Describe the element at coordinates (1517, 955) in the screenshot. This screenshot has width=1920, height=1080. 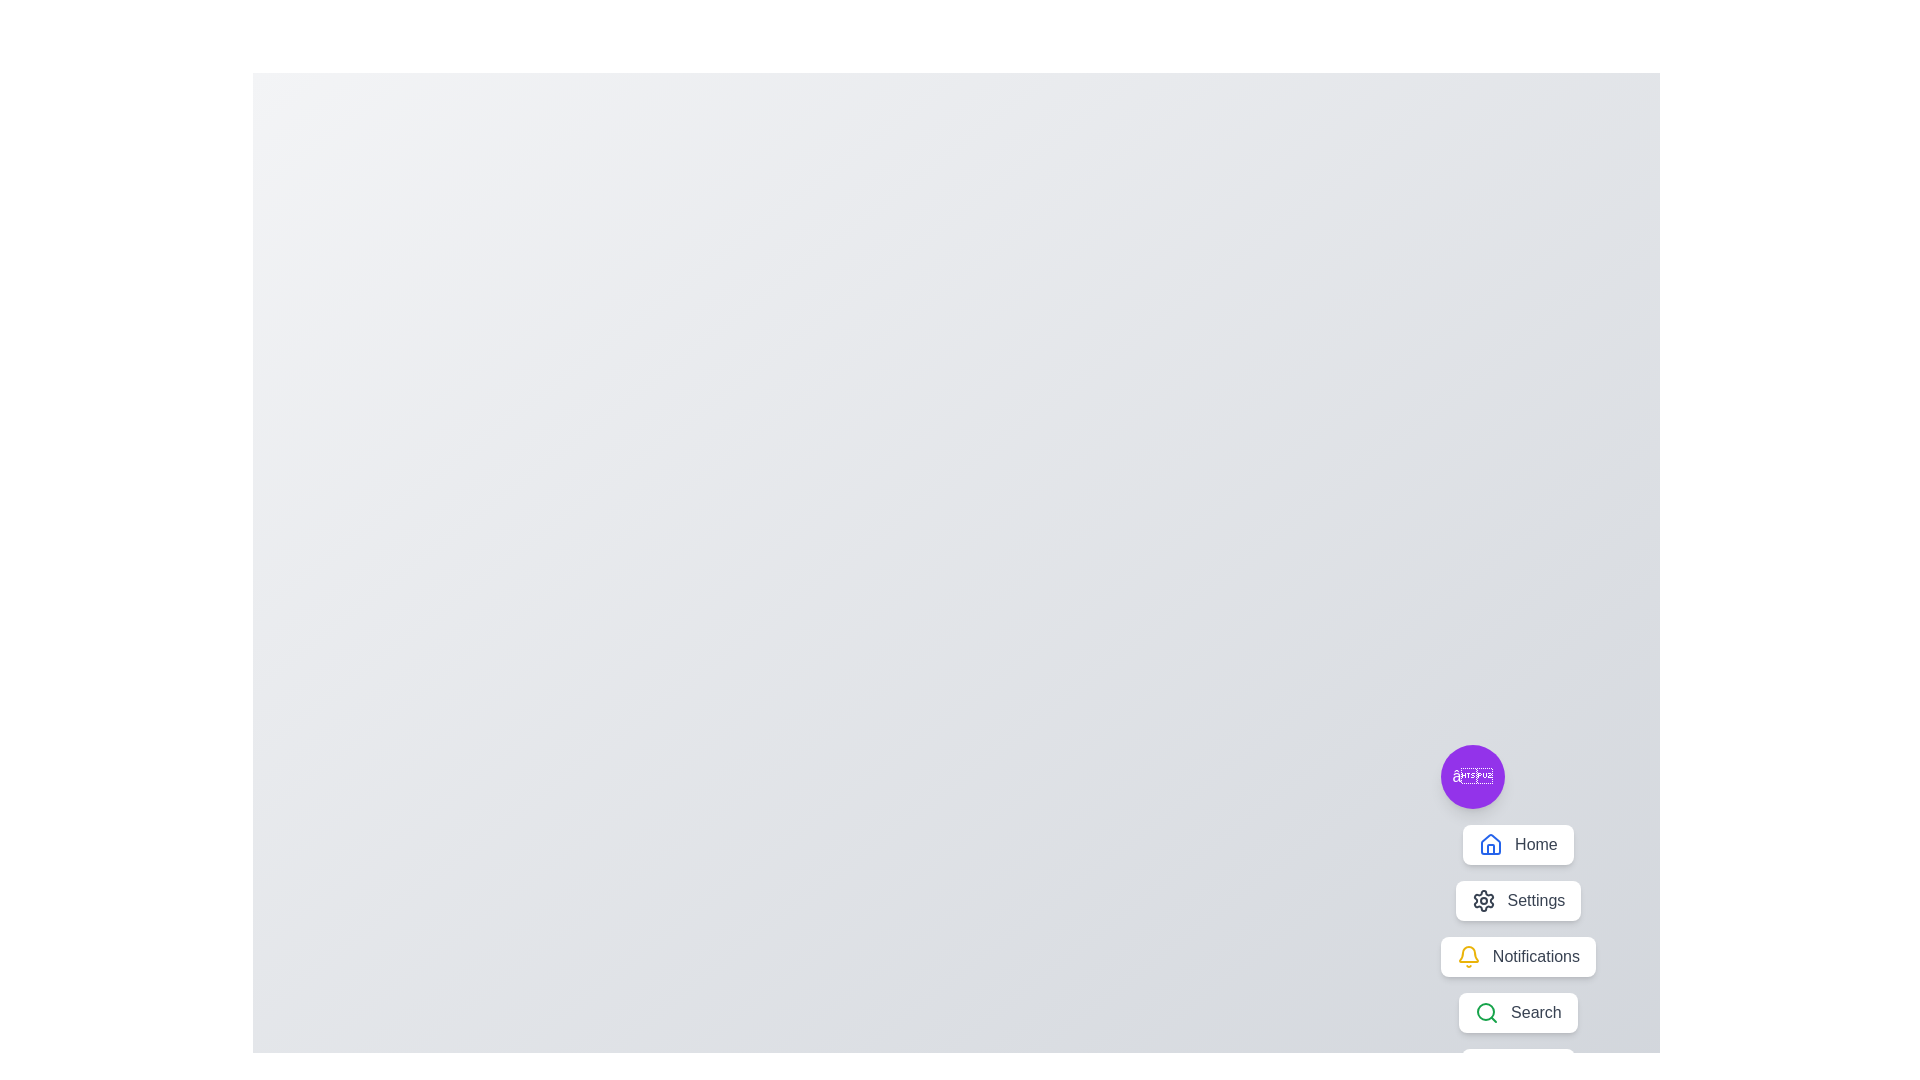
I see `the menu item labeled Notifications` at that location.